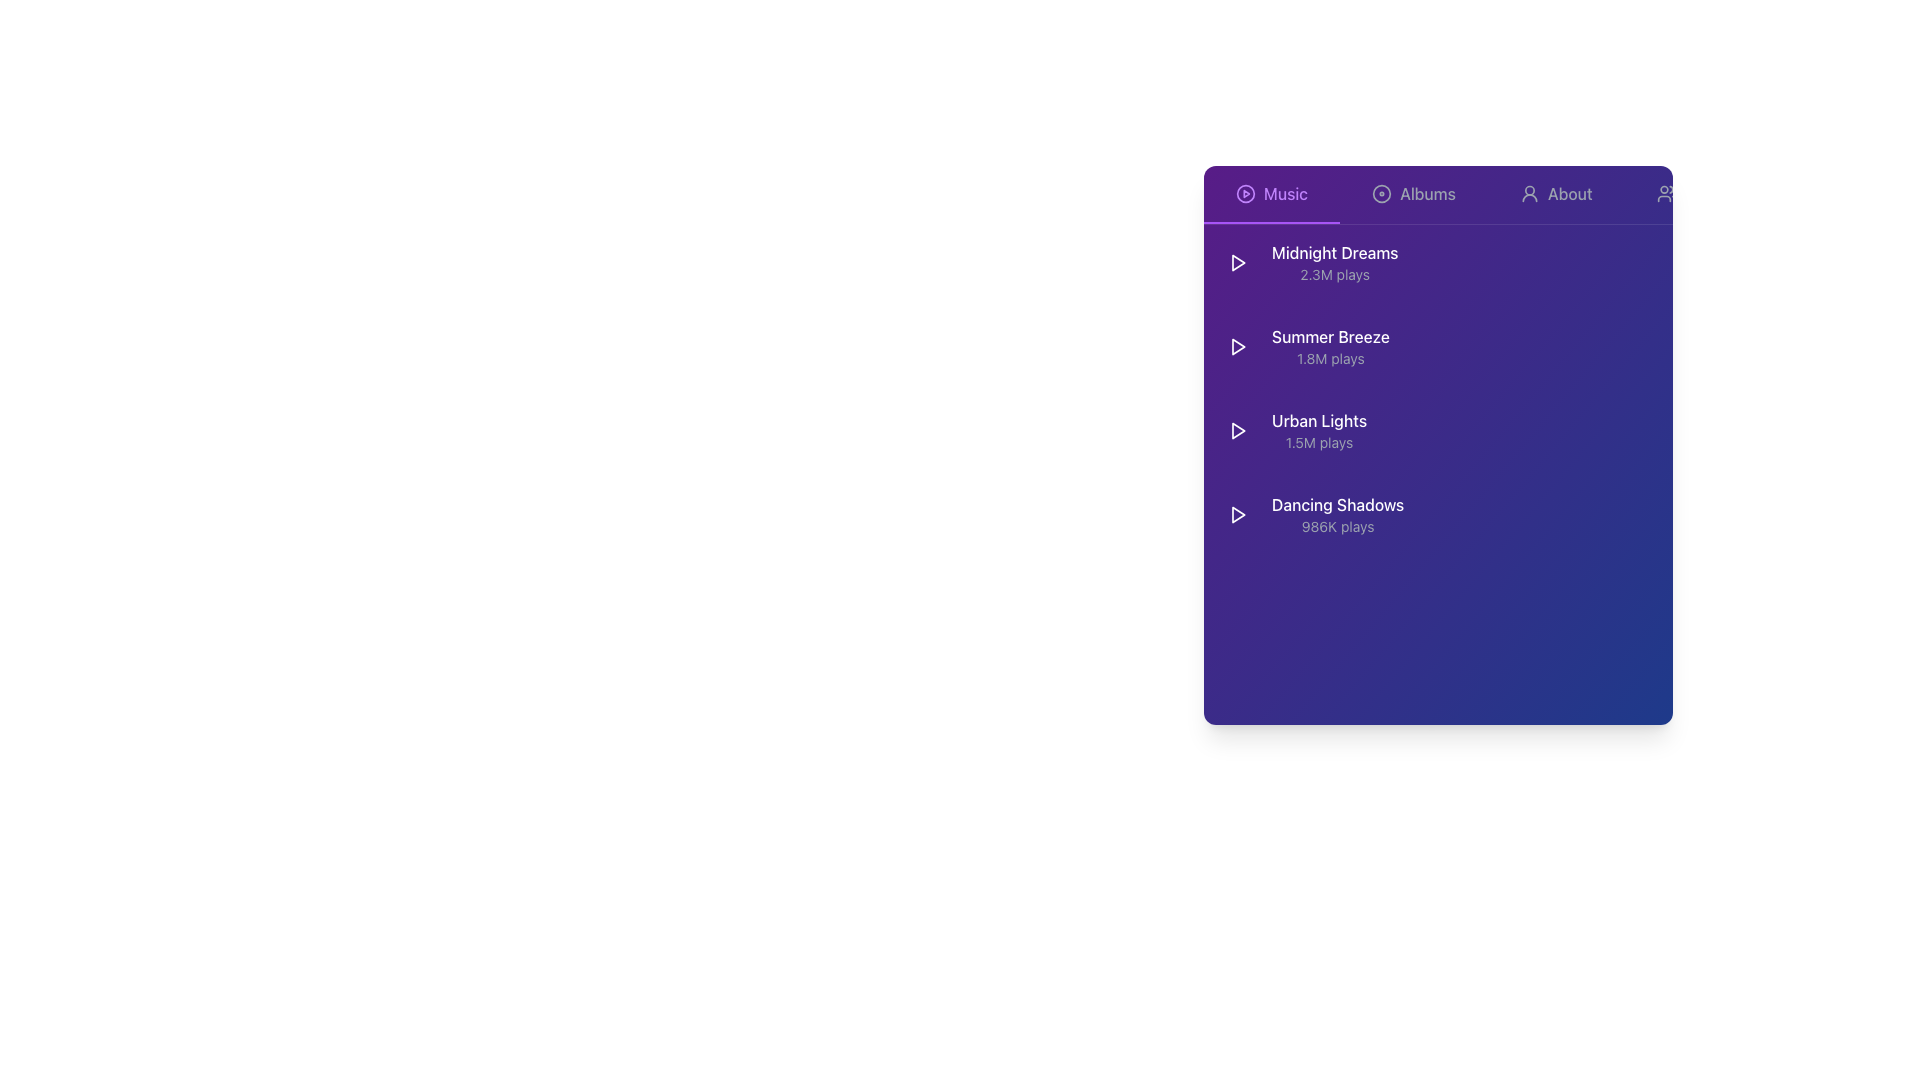 This screenshot has width=1920, height=1080. What do you see at coordinates (1245, 193) in the screenshot?
I see `the 'Music' icon located to the left of the 'Music' text in the top navigation bar` at bounding box center [1245, 193].